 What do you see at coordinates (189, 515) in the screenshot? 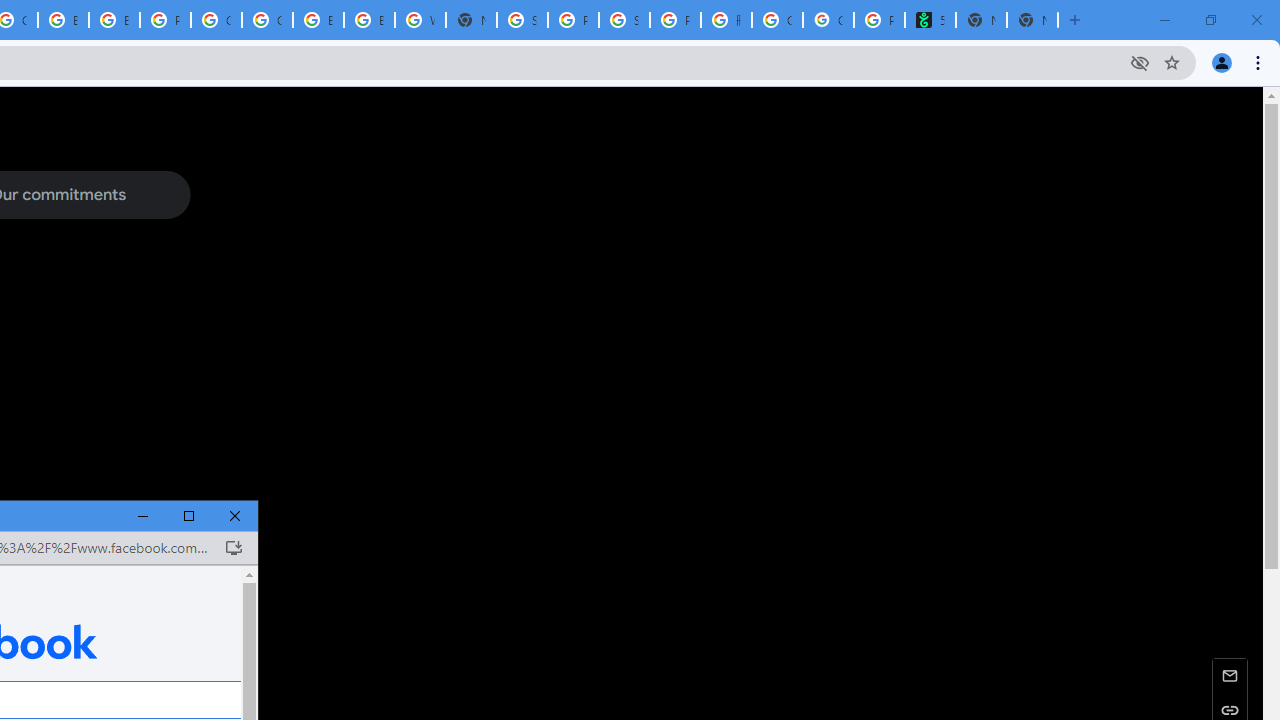
I see `'Maximize'` at bounding box center [189, 515].